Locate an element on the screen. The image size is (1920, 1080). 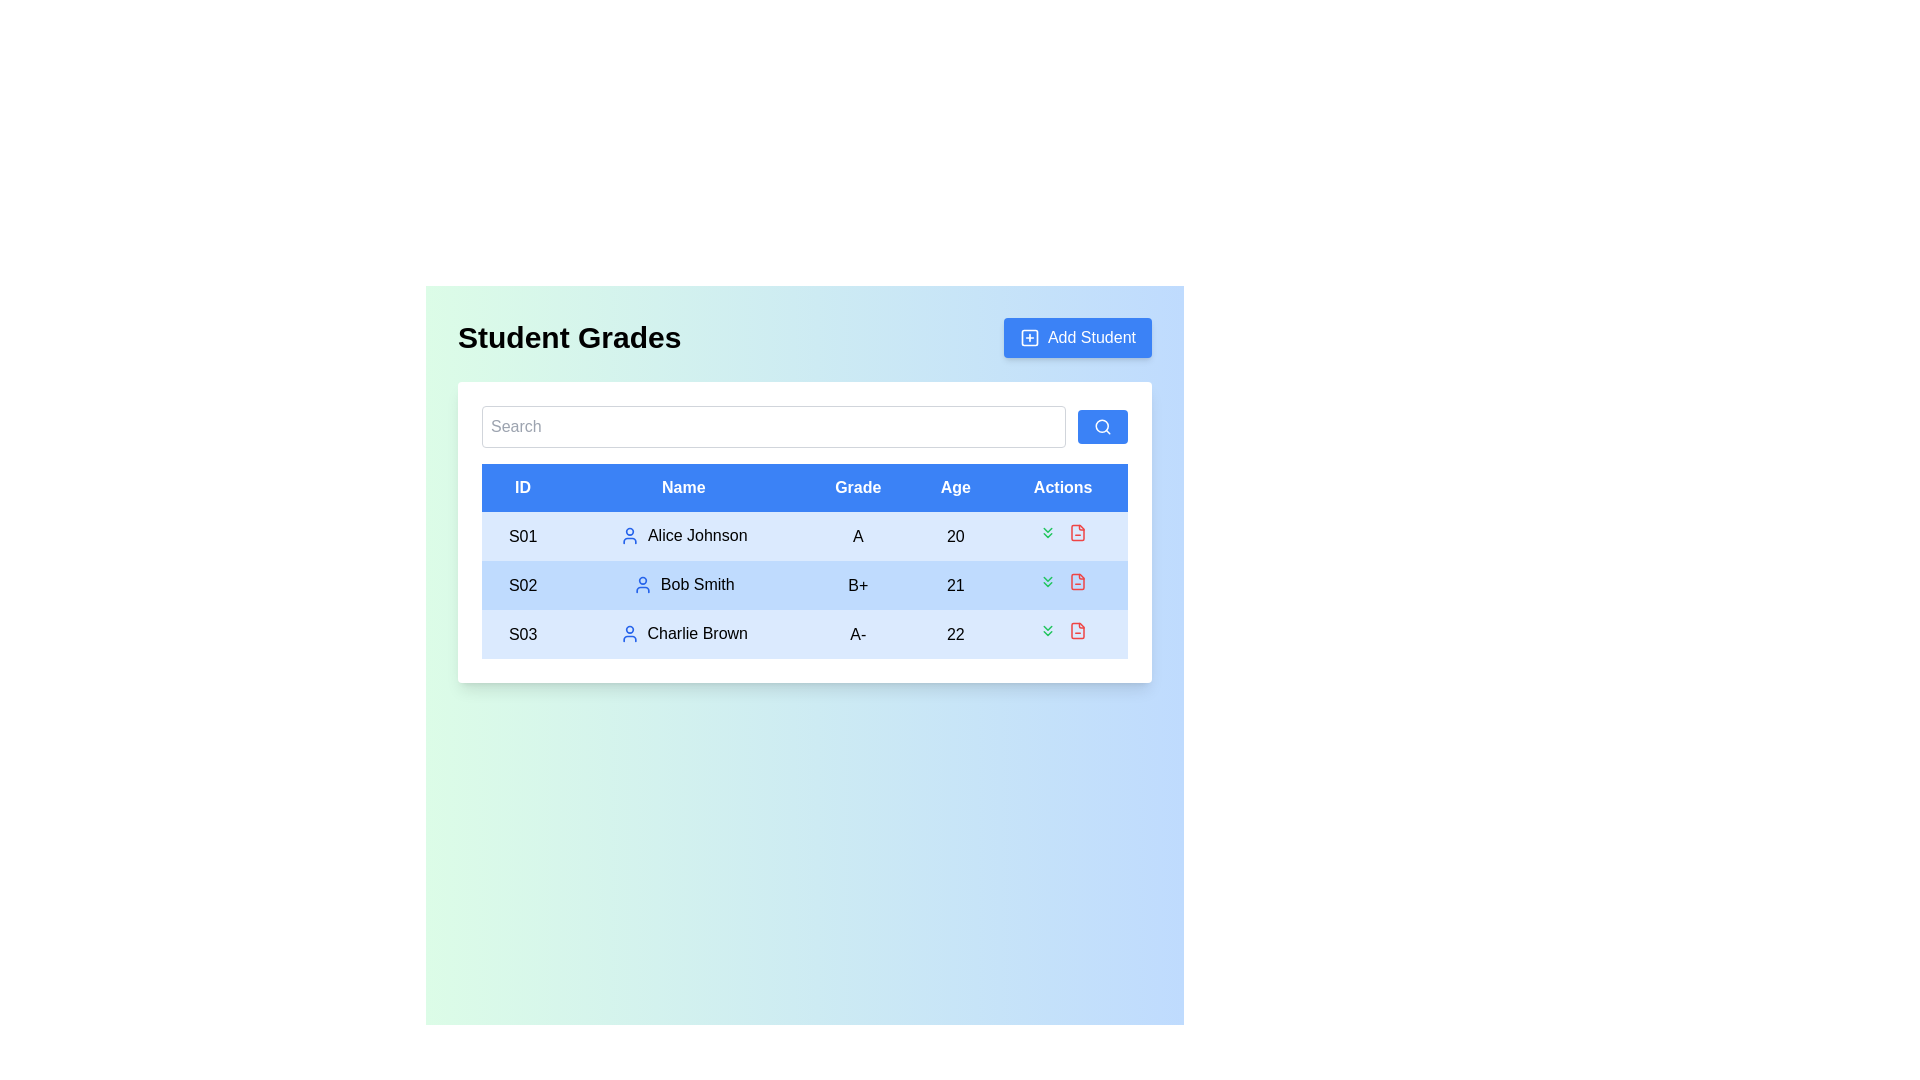
the rectangular button with a blue background labeled 'Add Student' is located at coordinates (1076, 337).